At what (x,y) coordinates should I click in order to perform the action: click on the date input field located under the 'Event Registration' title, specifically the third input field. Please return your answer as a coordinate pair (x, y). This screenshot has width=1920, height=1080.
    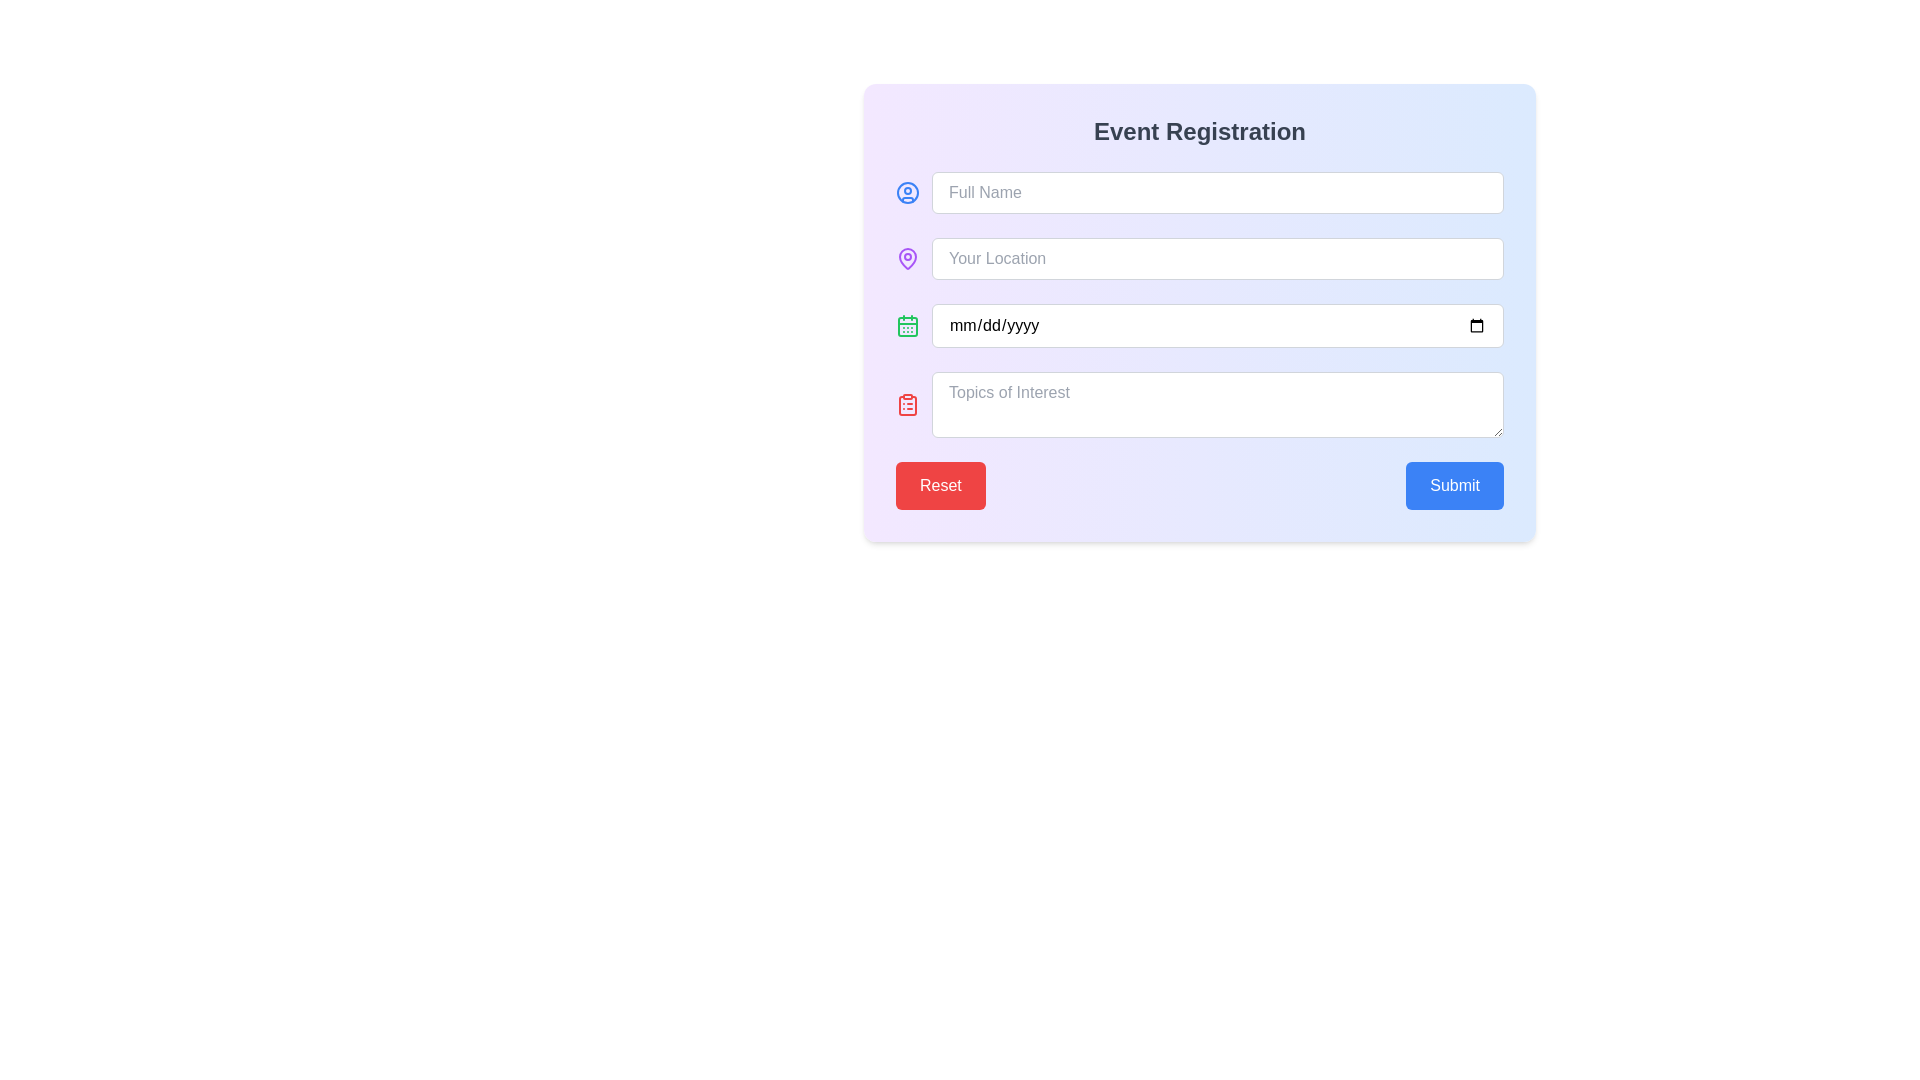
    Looking at the image, I should click on (1217, 325).